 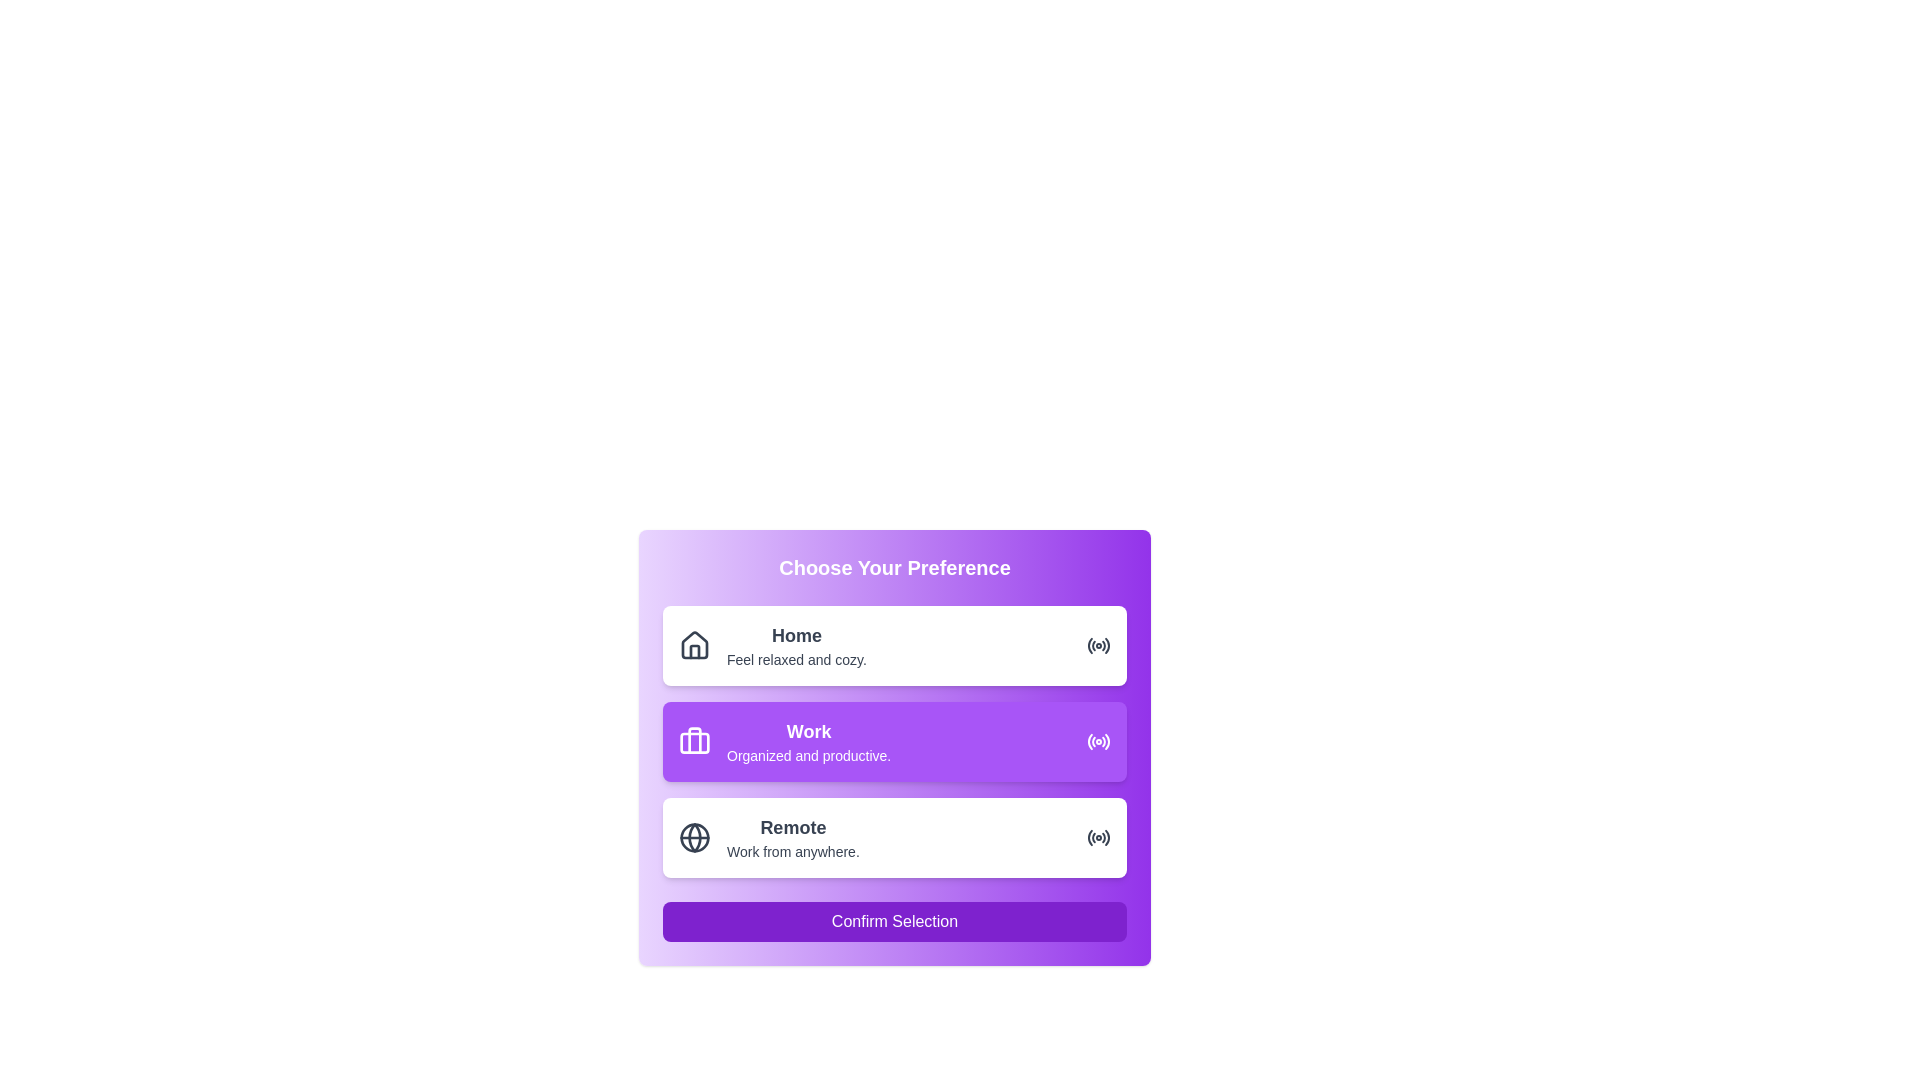 What do you see at coordinates (795, 659) in the screenshot?
I see `the descriptive subtitle text label located below the 'Home' selection option in the first option group of the selection panel` at bounding box center [795, 659].